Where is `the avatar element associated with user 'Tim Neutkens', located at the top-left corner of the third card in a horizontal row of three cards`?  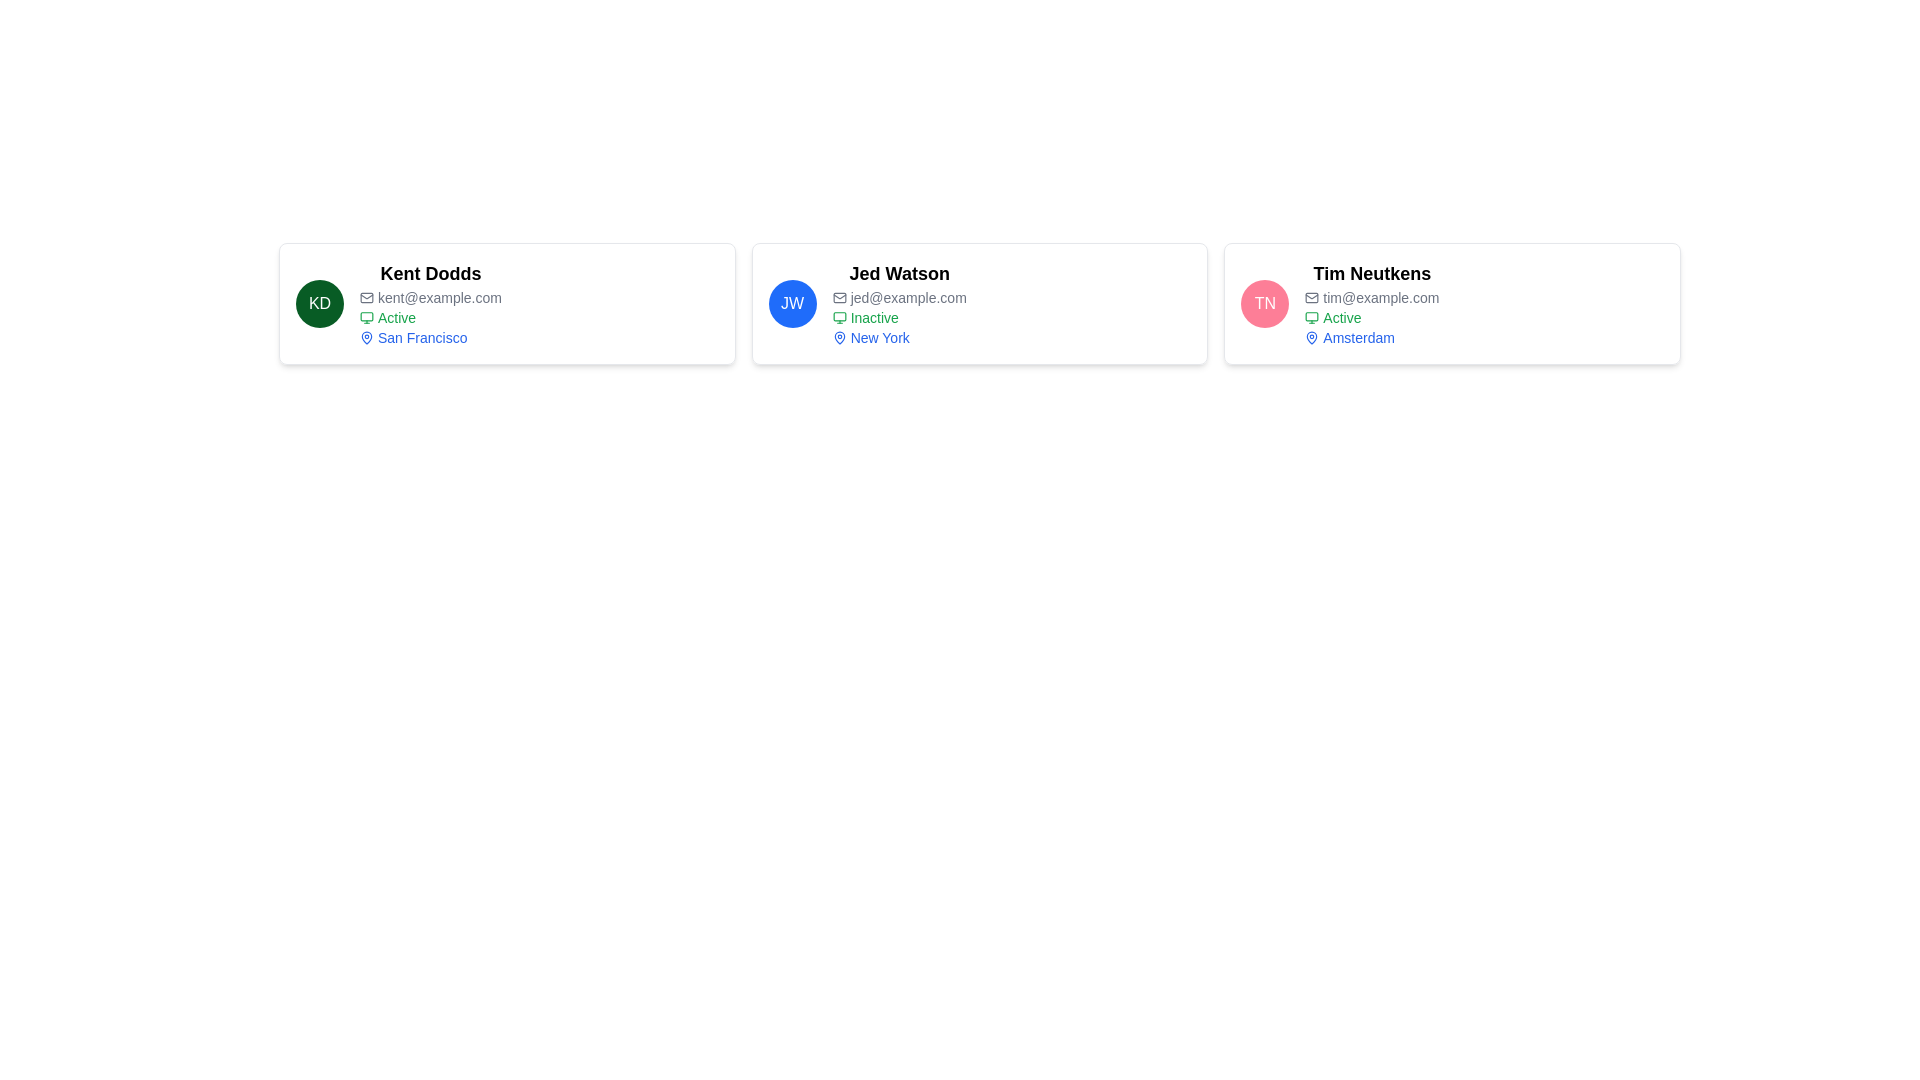 the avatar element associated with user 'Tim Neutkens', located at the top-left corner of the third card in a horizontal row of three cards is located at coordinates (1264, 304).